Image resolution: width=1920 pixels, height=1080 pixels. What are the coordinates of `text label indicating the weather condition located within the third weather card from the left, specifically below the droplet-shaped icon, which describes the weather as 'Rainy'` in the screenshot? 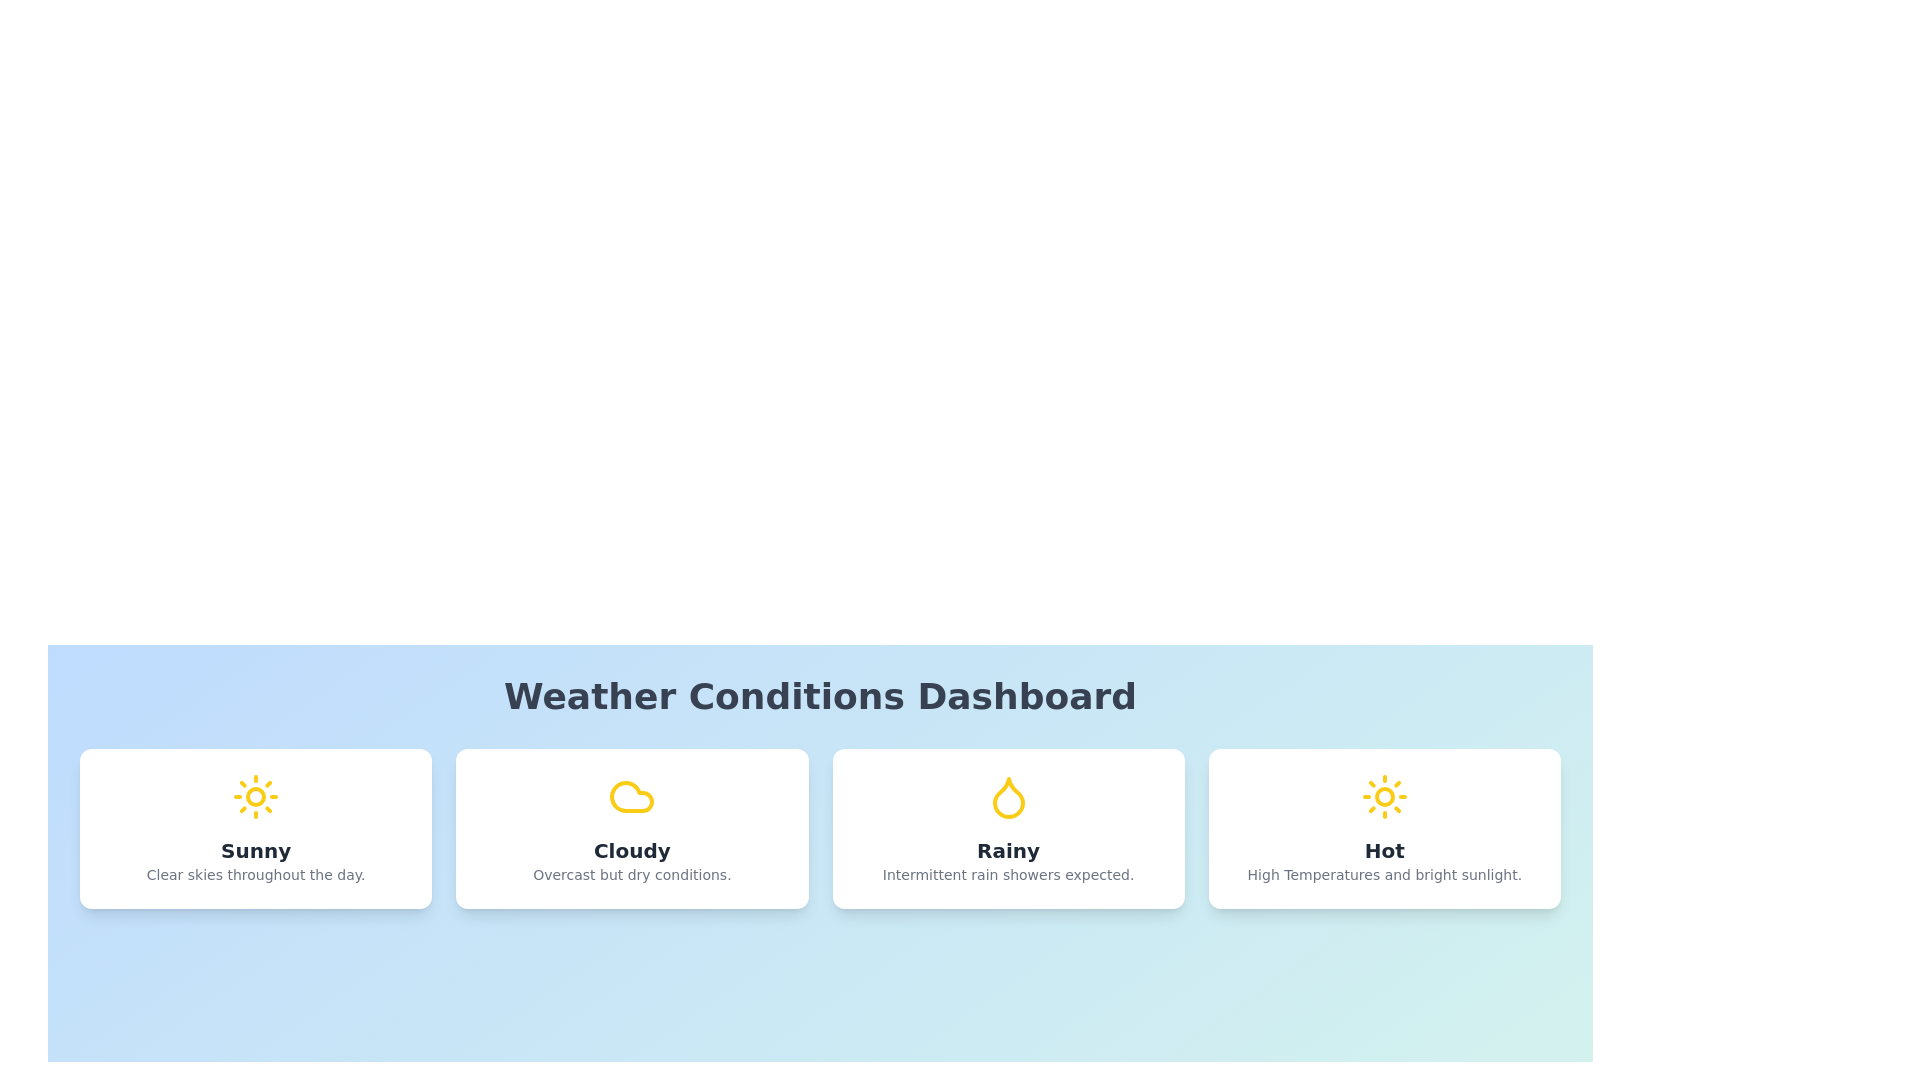 It's located at (1008, 851).